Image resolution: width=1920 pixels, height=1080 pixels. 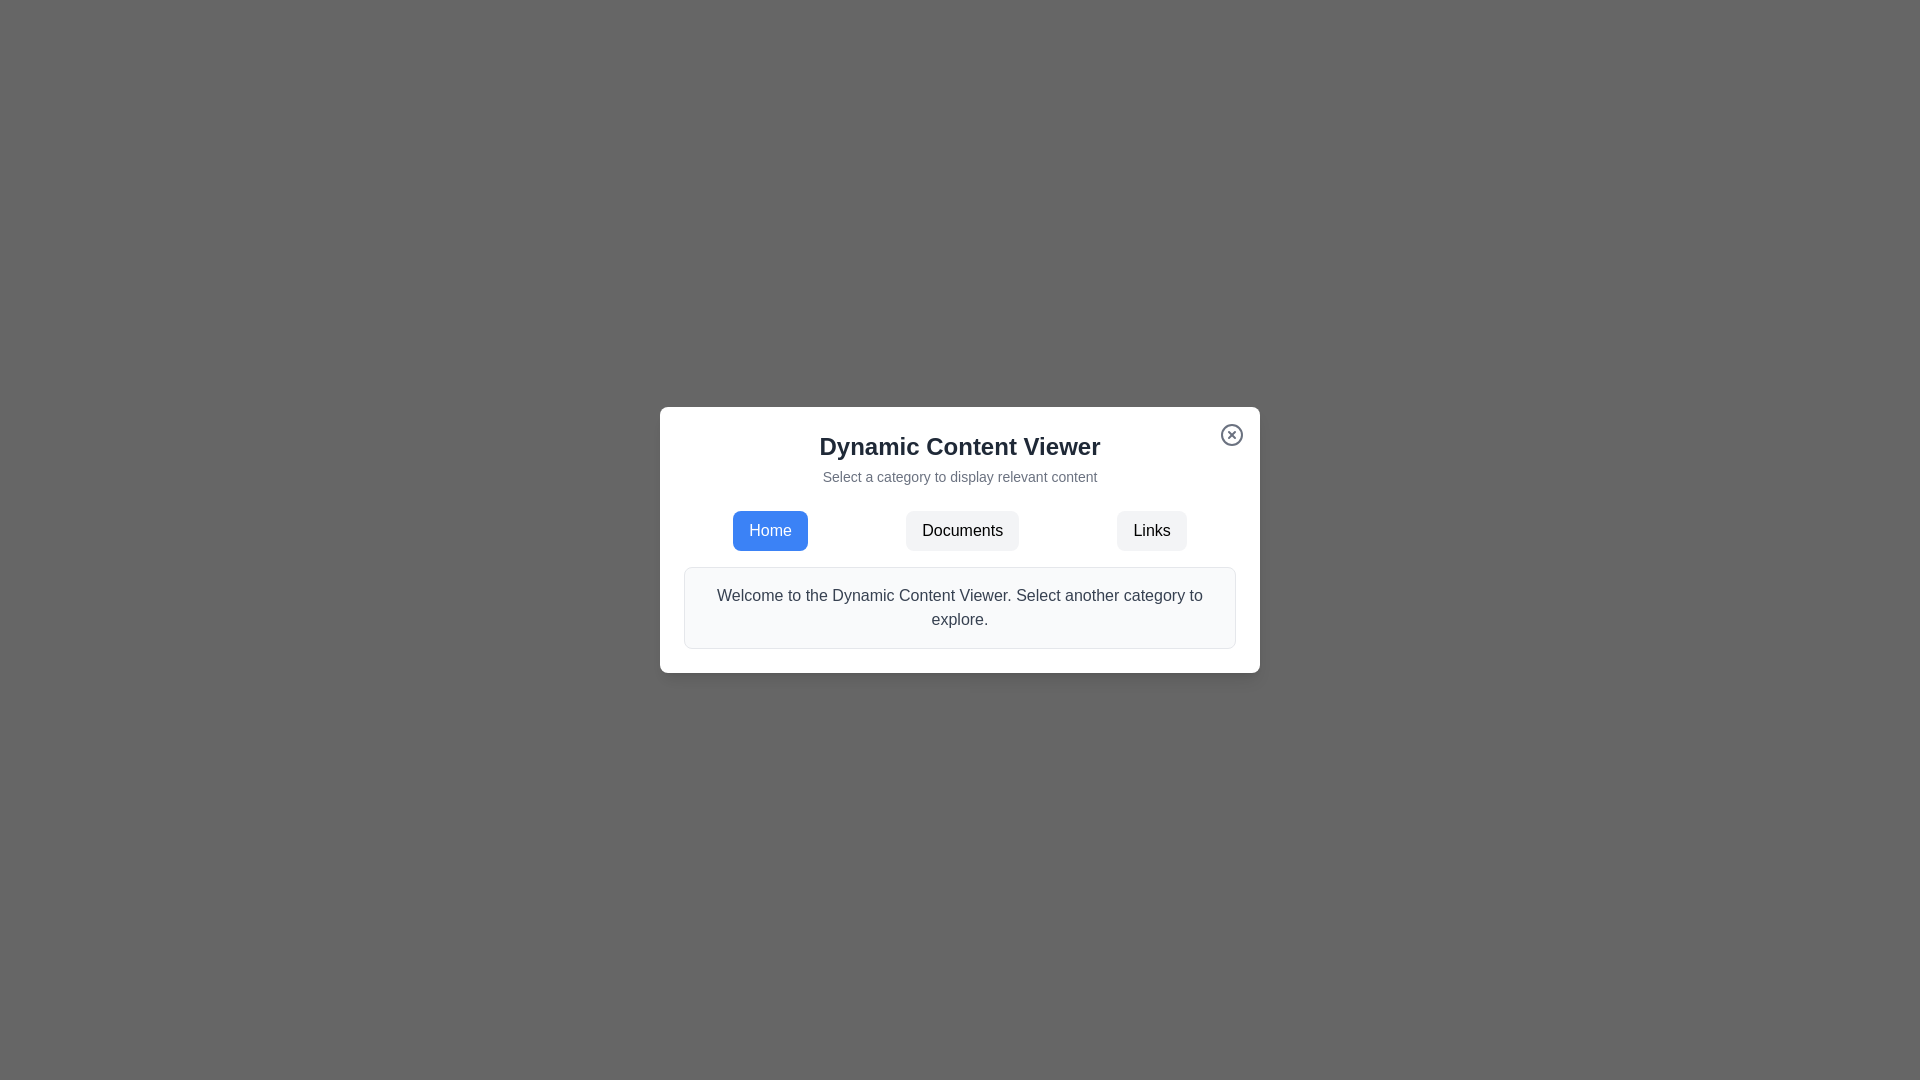 What do you see at coordinates (960, 459) in the screenshot?
I see `the Text display section containing the header 'Dynamic Content Viewer' and the subtitle 'Select a category` at bounding box center [960, 459].